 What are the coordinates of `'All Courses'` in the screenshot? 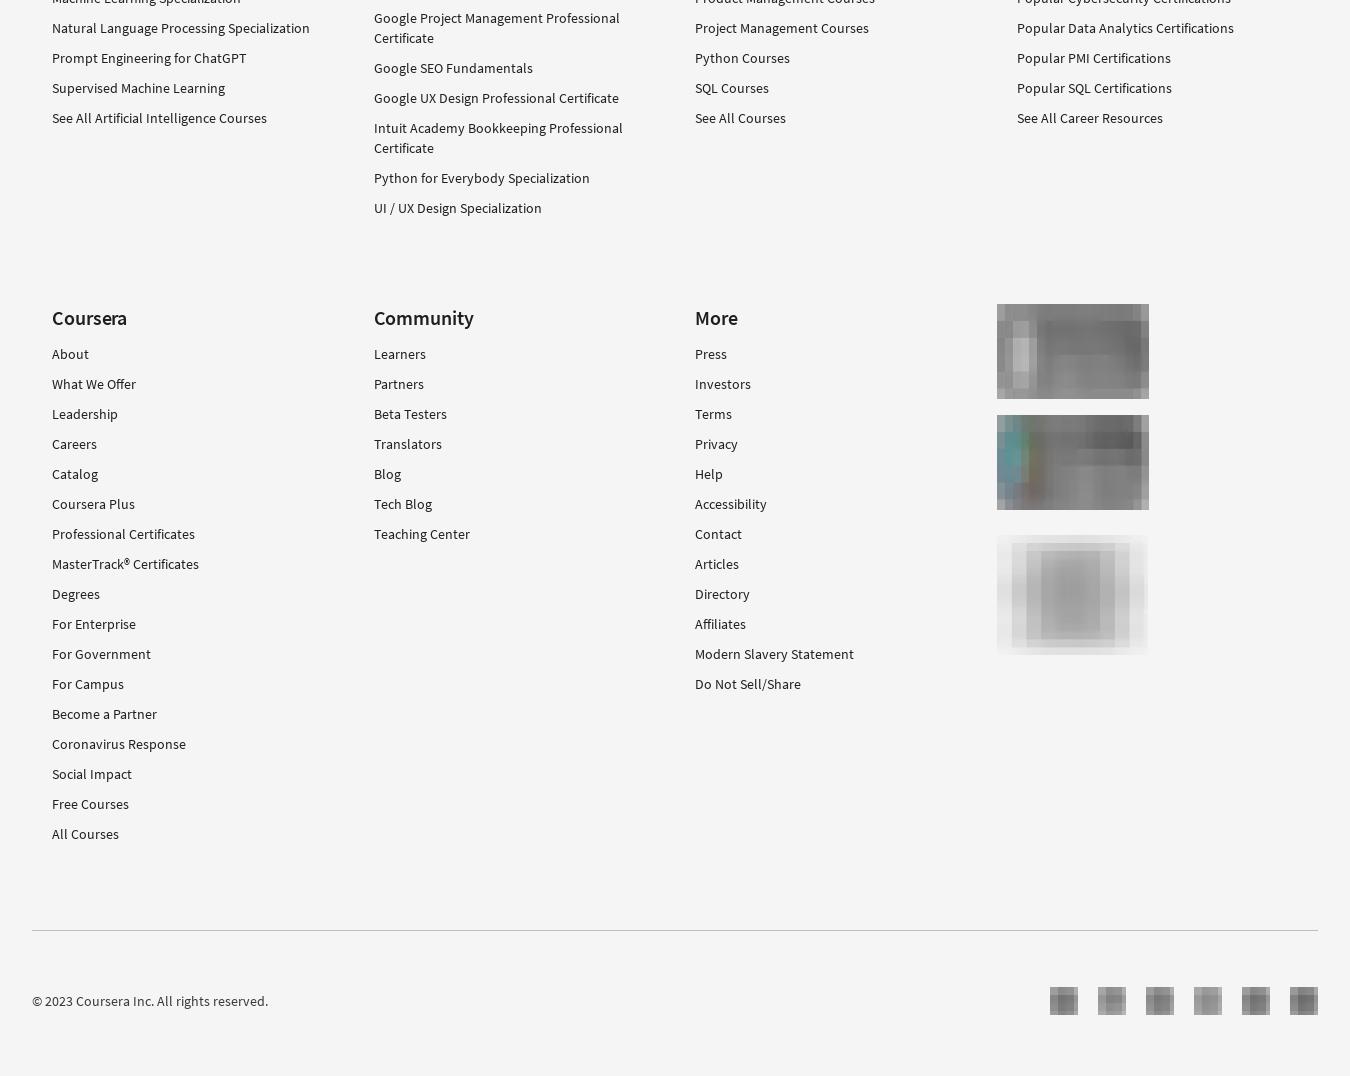 It's located at (84, 833).